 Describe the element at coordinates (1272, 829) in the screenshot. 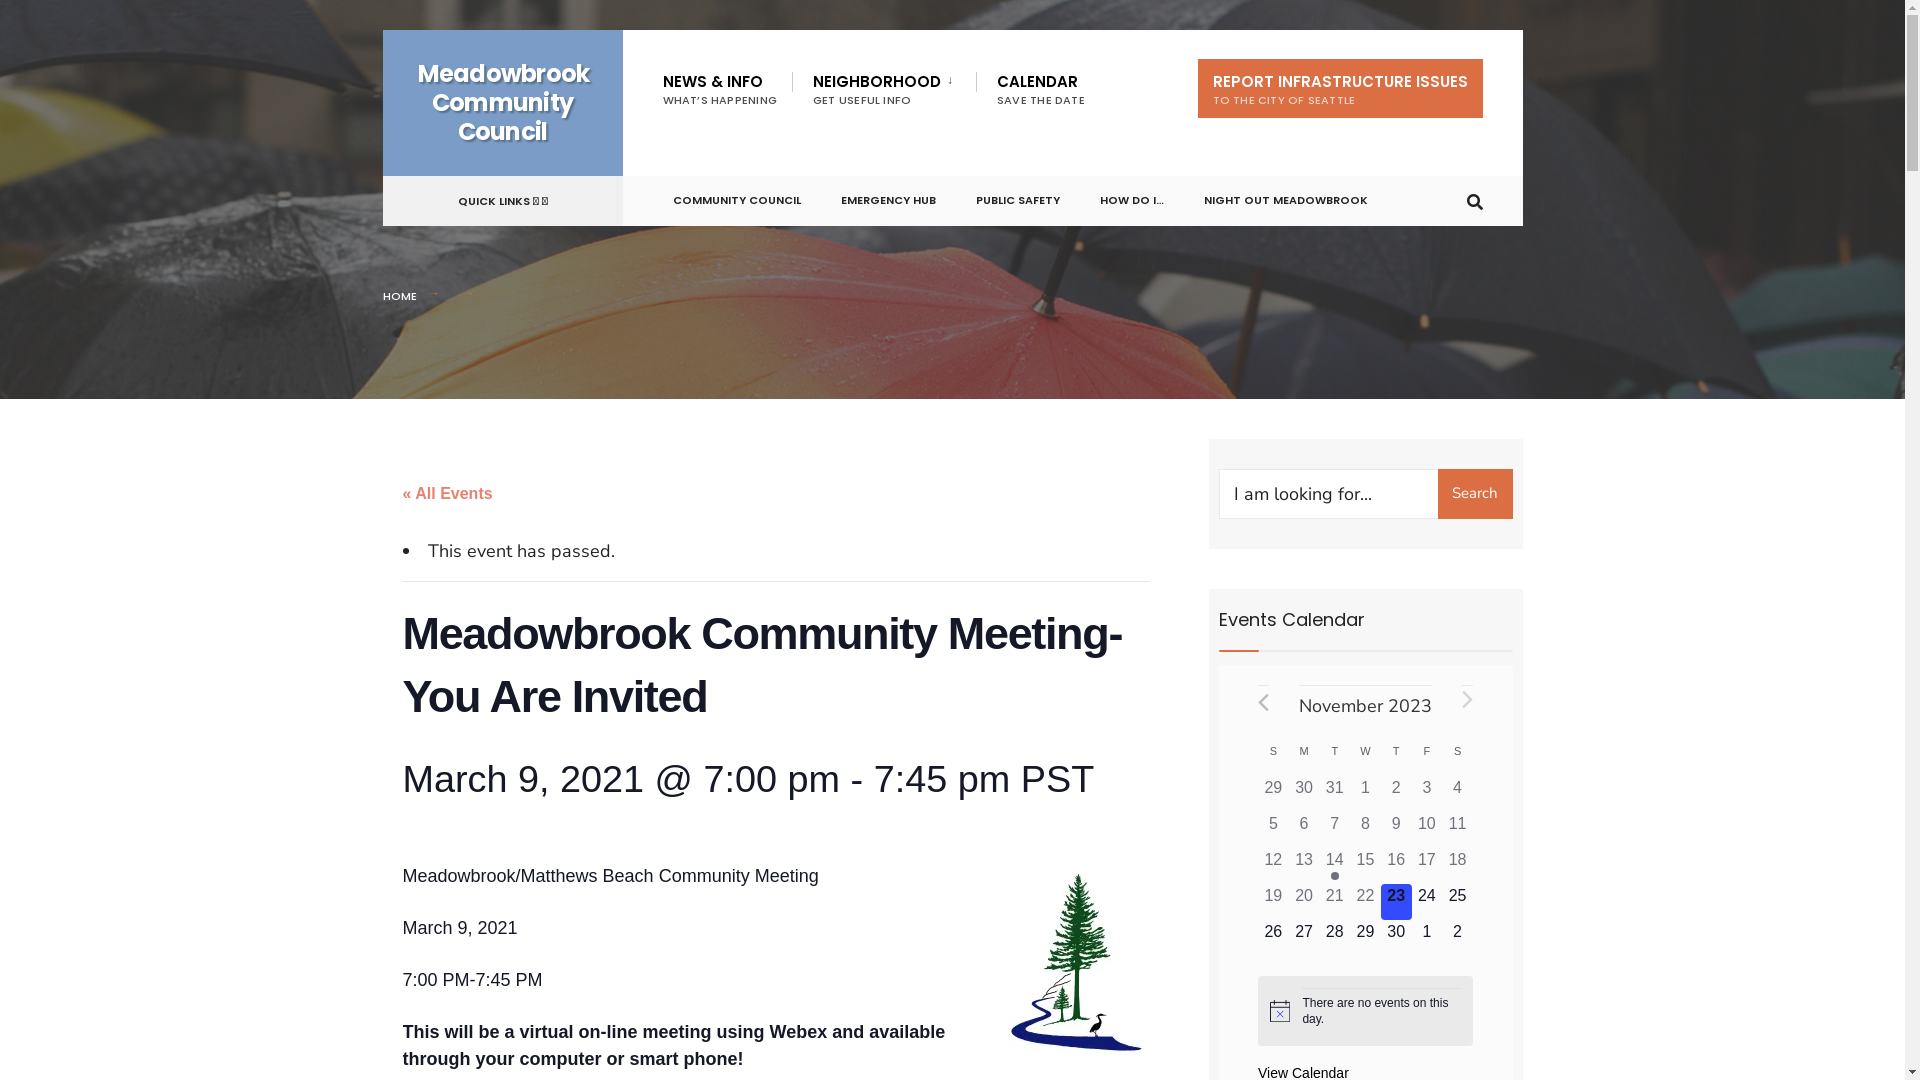

I see `'0 events,` at that location.